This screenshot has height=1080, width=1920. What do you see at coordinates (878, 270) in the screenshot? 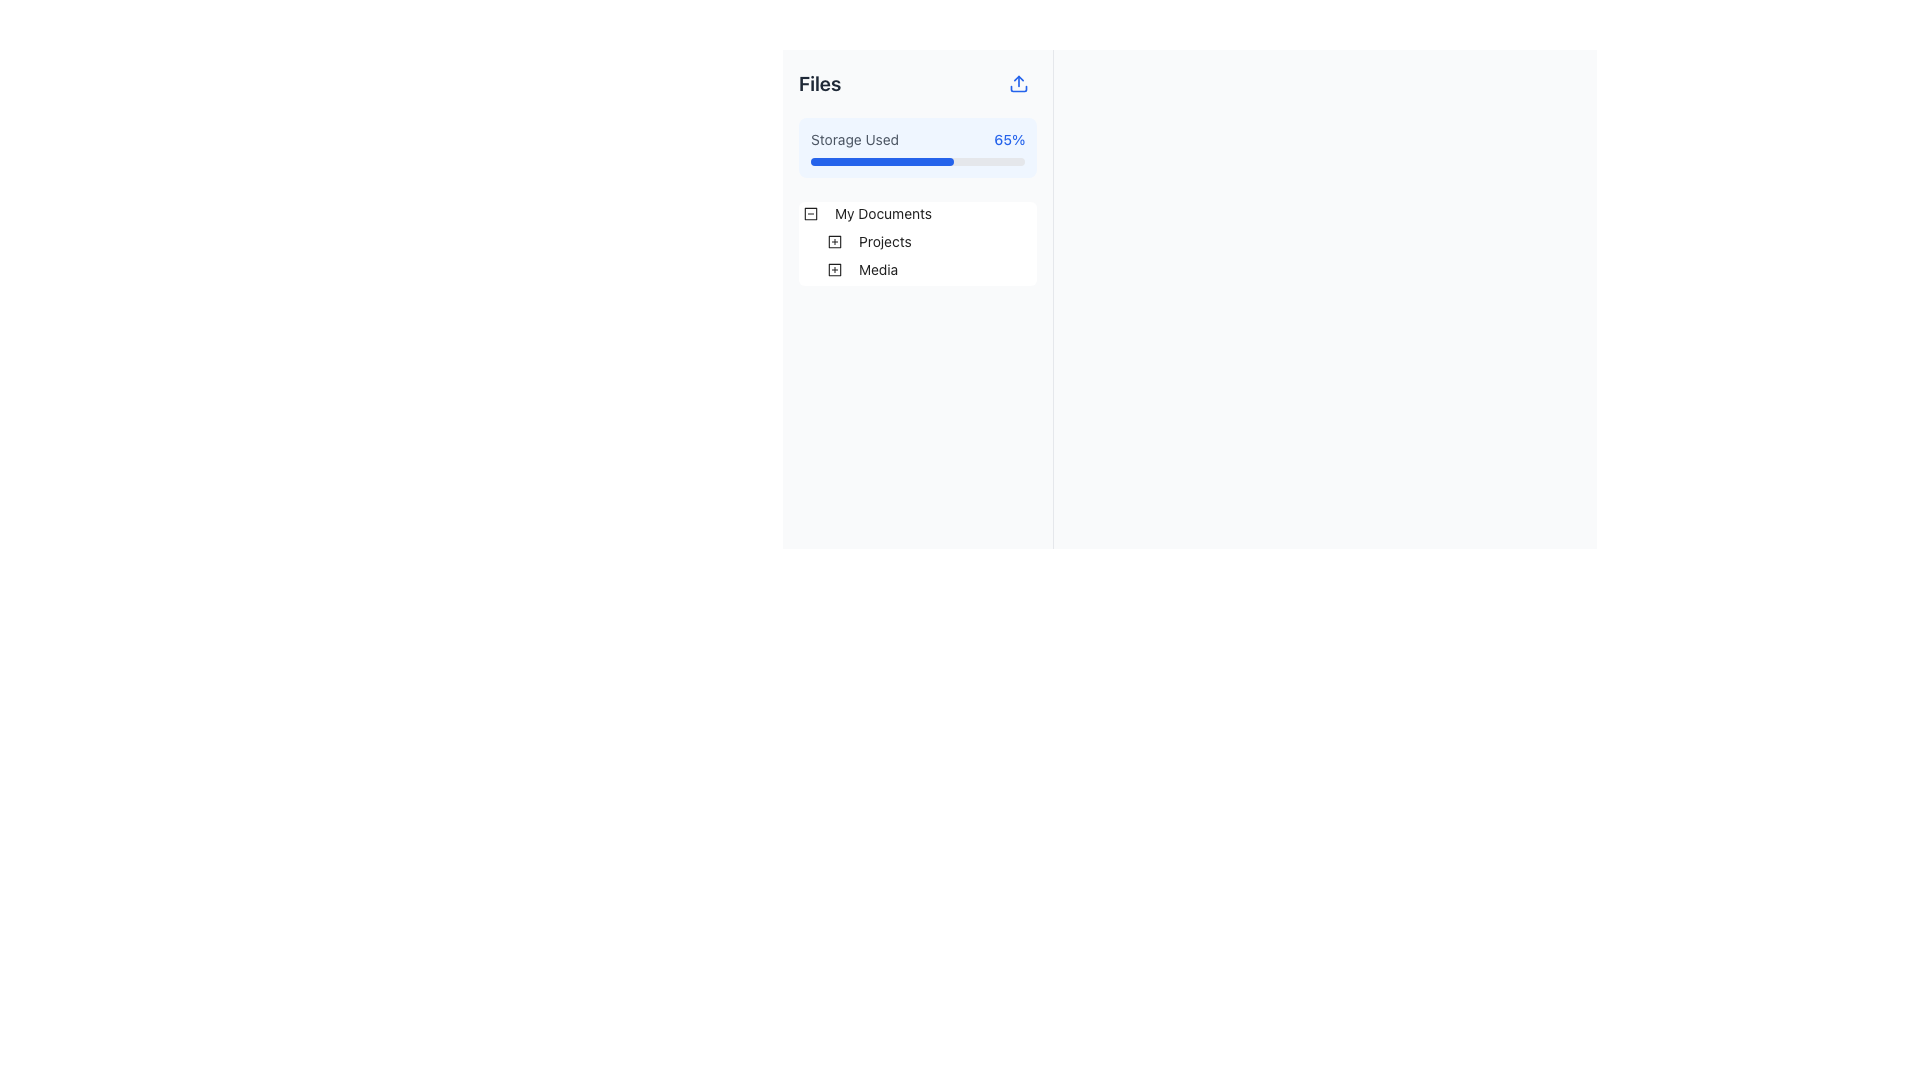
I see `the 'Media' label within the tree item` at bounding box center [878, 270].